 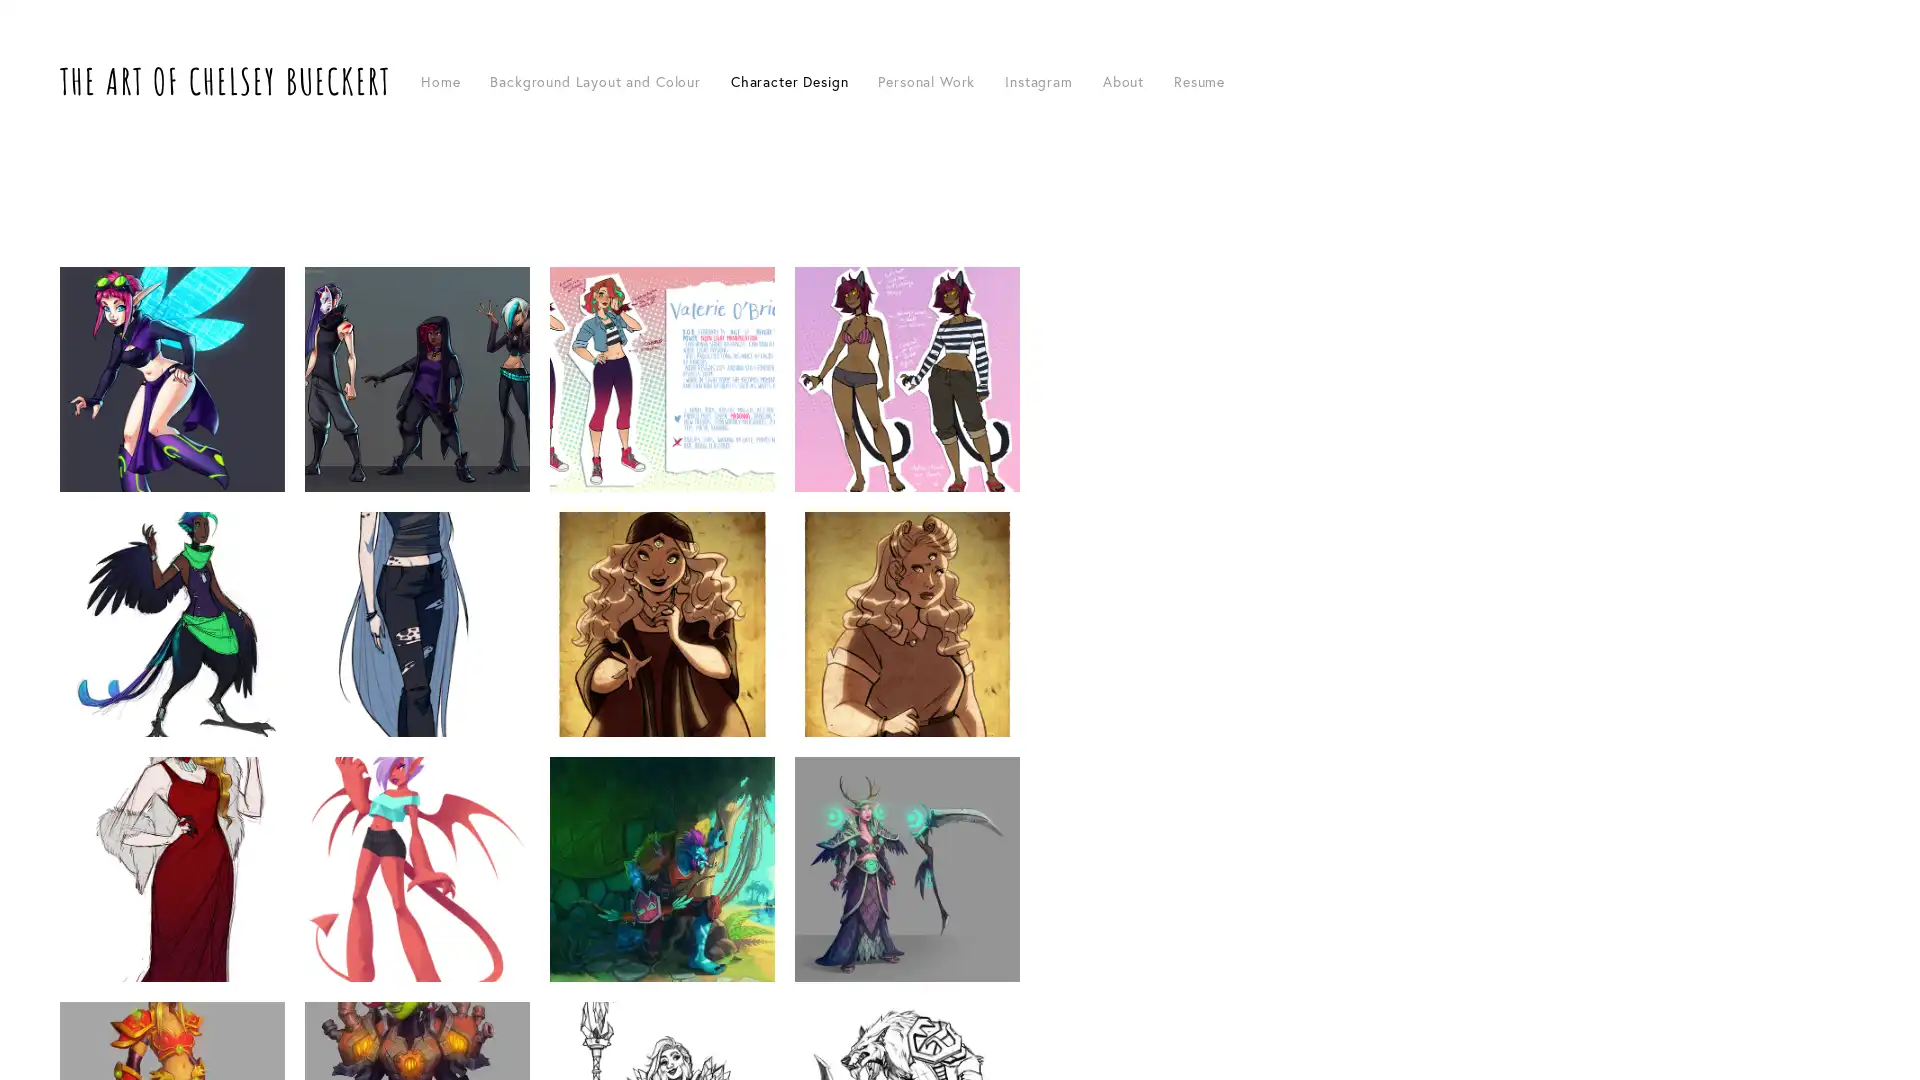 I want to click on View fullsize World of Warcraft inspired concept art done during internship with Garrett Hanna, so click(x=662, y=868).